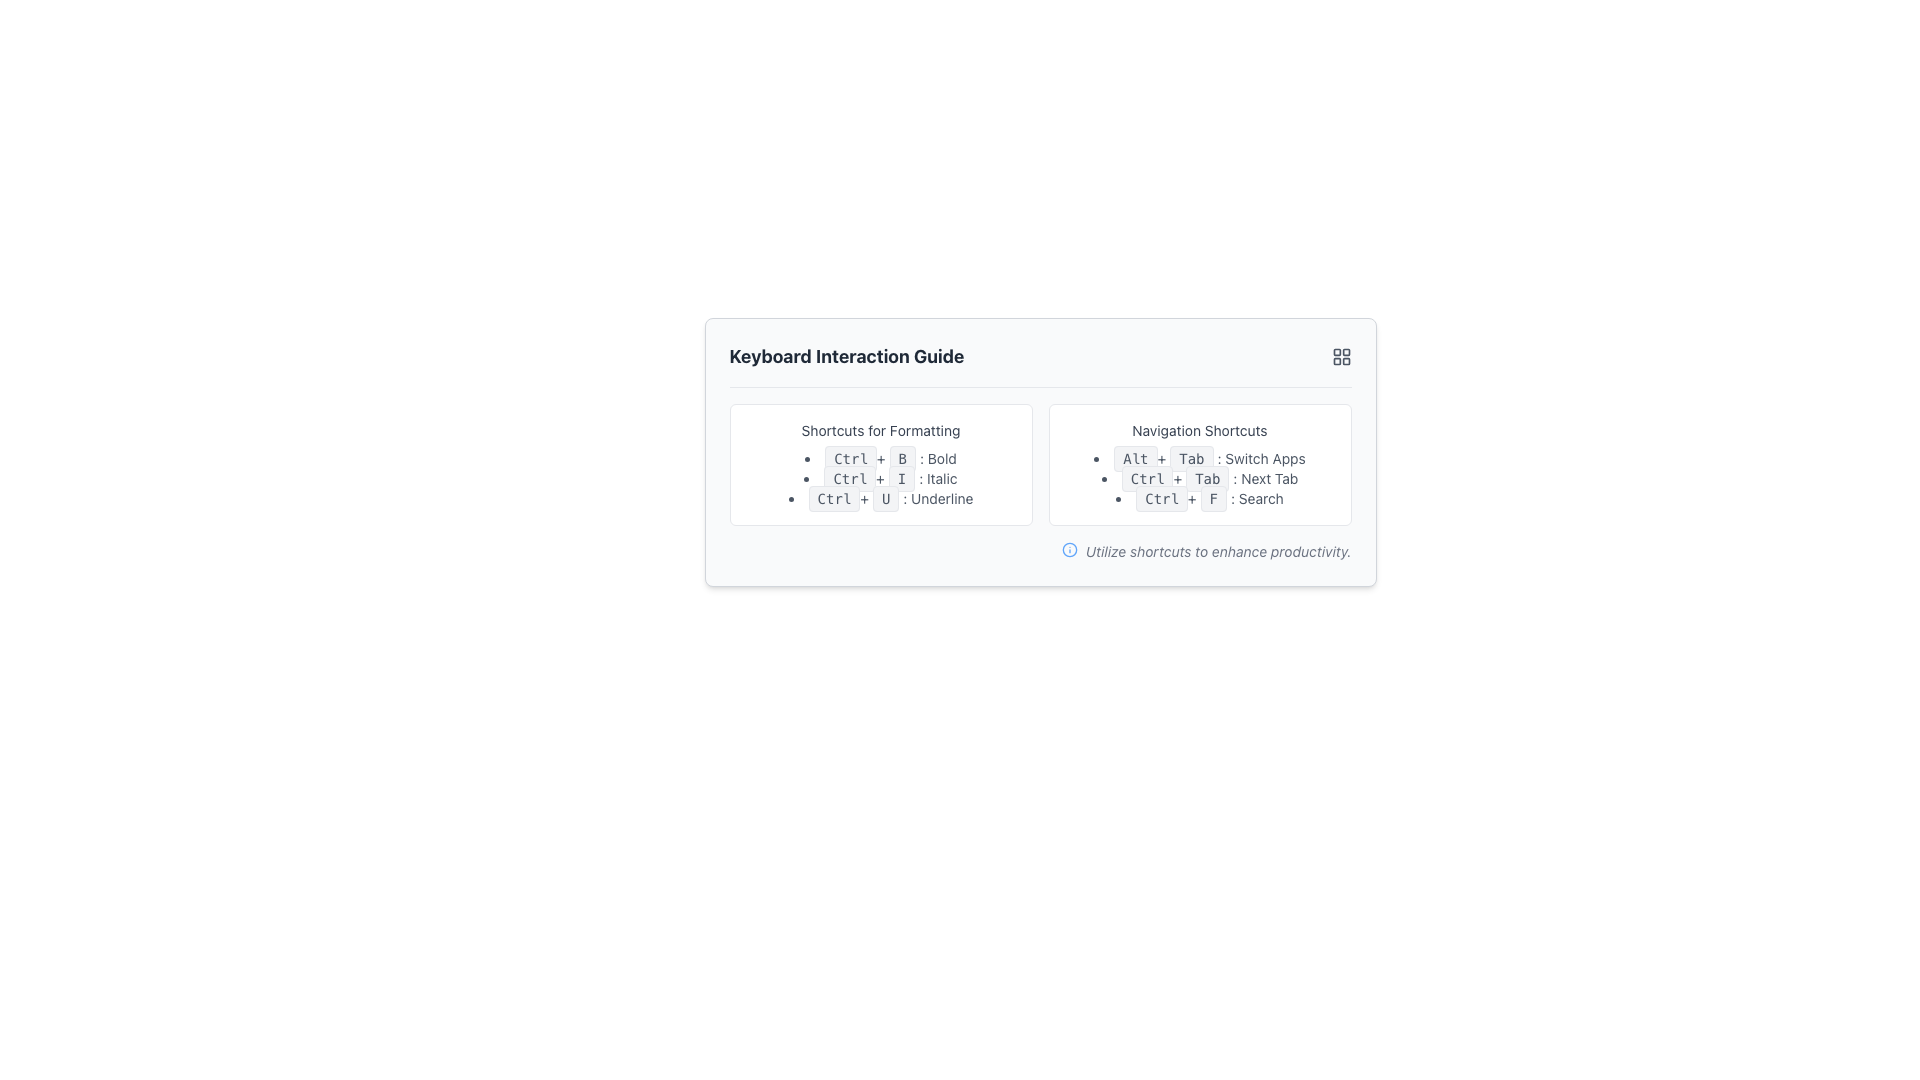 This screenshot has height=1080, width=1920. I want to click on the 'U' button representing the underline keyboard shortcut in the 'Keyboard Interaction Guide' section, specifically under 'Shortcuts for Formatting', so click(885, 497).